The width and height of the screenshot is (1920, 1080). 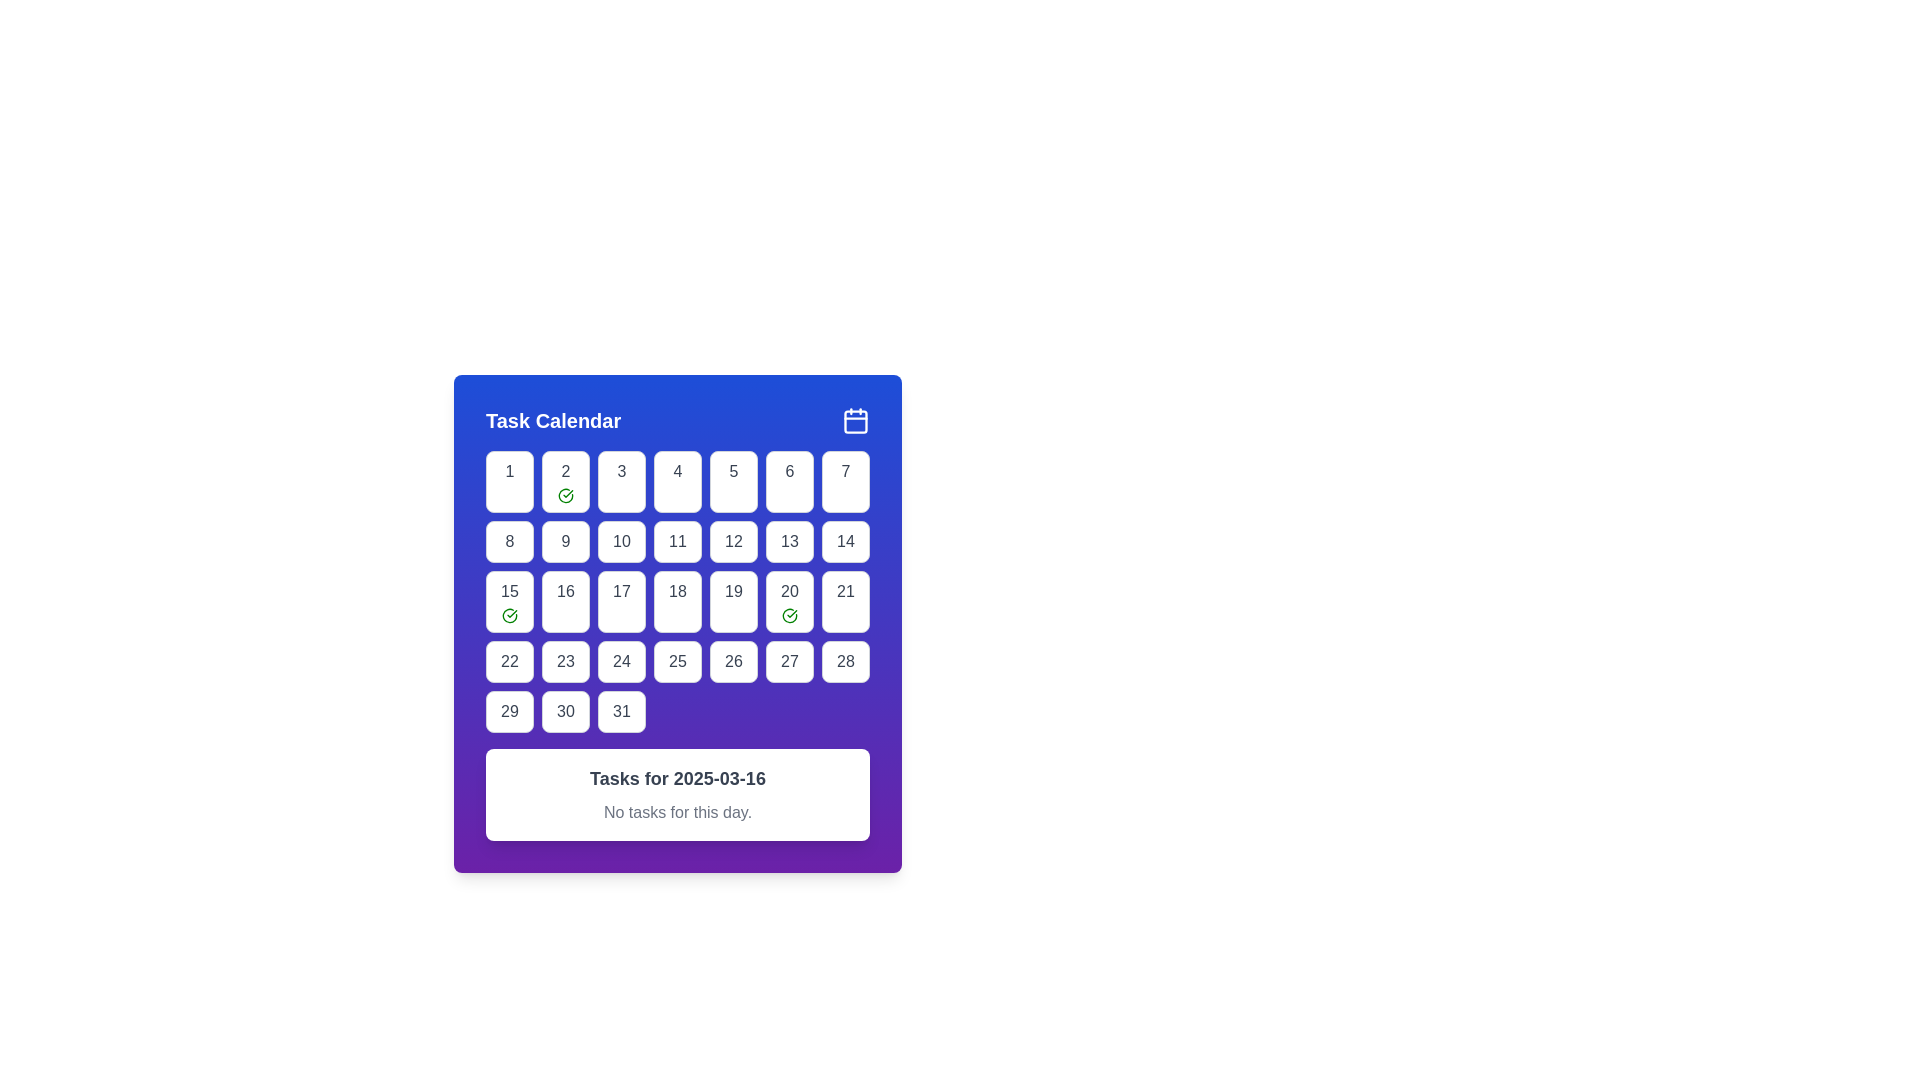 I want to click on the fifth day of the week in the calendar grid, so click(x=733, y=471).